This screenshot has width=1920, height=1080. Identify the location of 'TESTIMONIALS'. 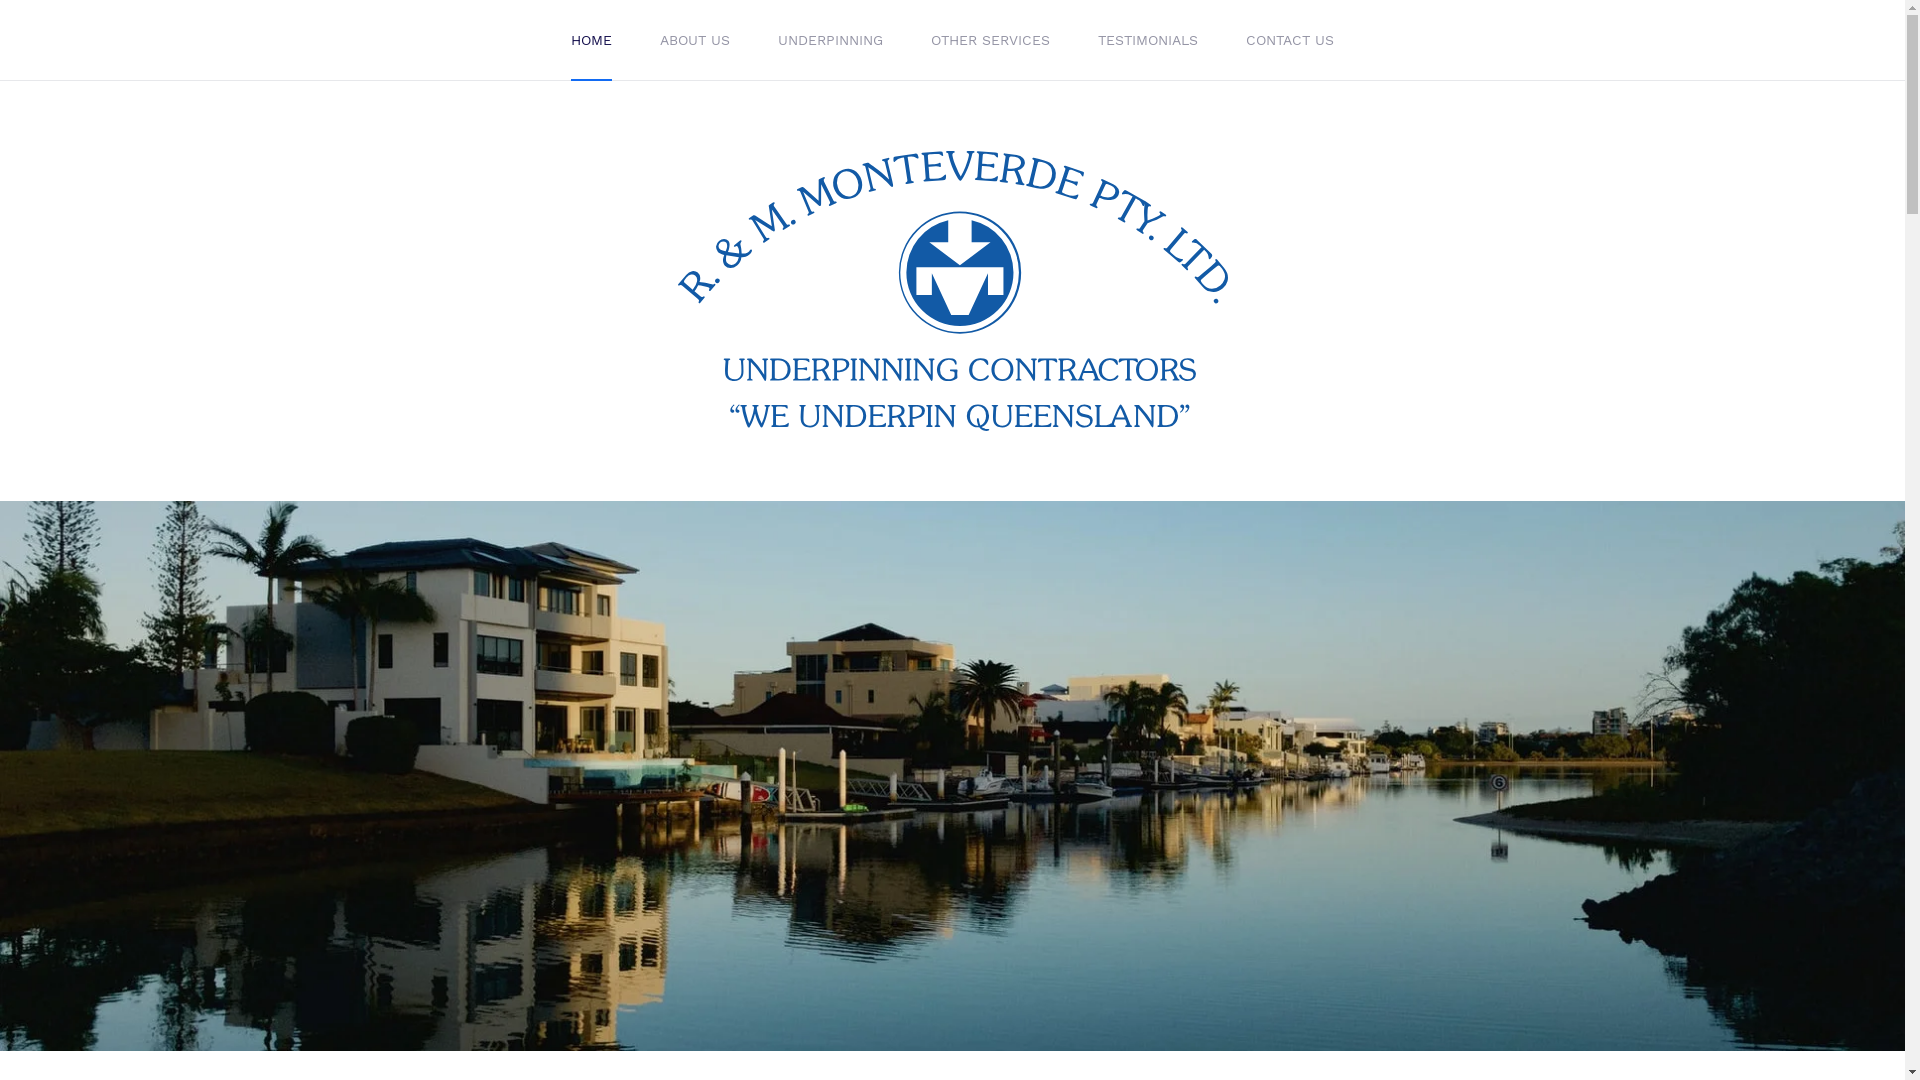
(1147, 39).